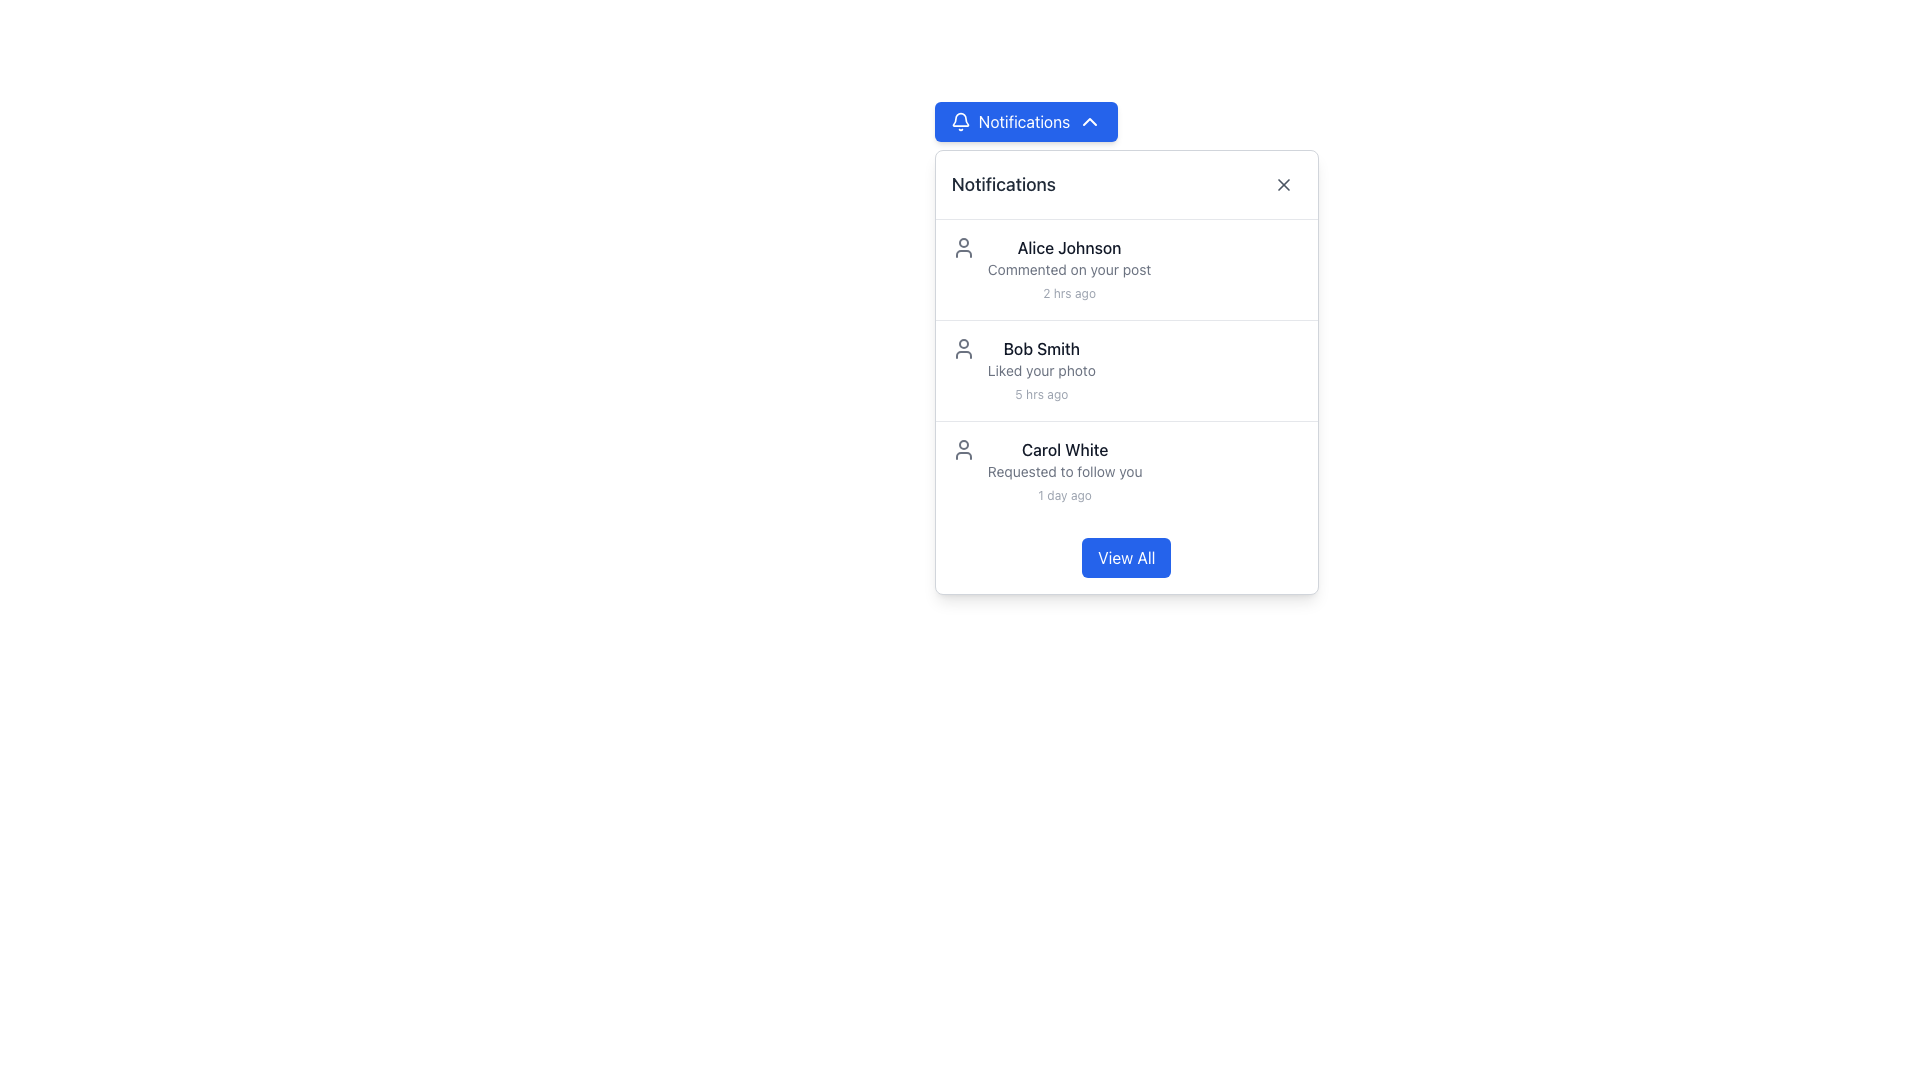 The height and width of the screenshot is (1080, 1920). I want to click on the static text element that displays 'Liked your photo' within the notification box for 'Bob Smith', so click(1040, 370).